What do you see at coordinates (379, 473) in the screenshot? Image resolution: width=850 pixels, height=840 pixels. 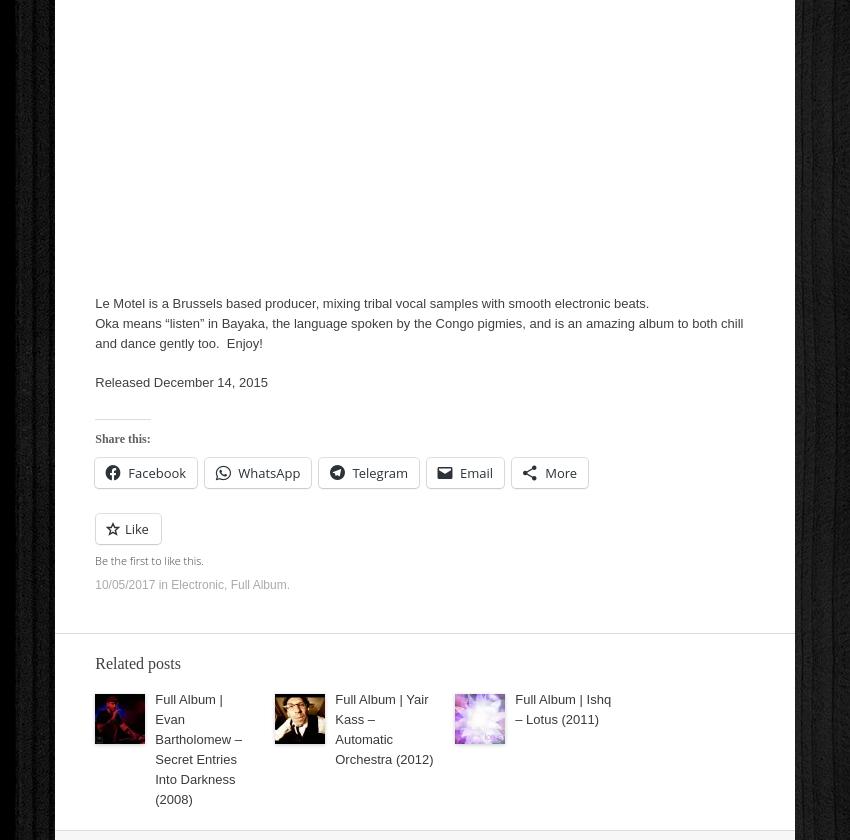 I see `'Telegram'` at bounding box center [379, 473].